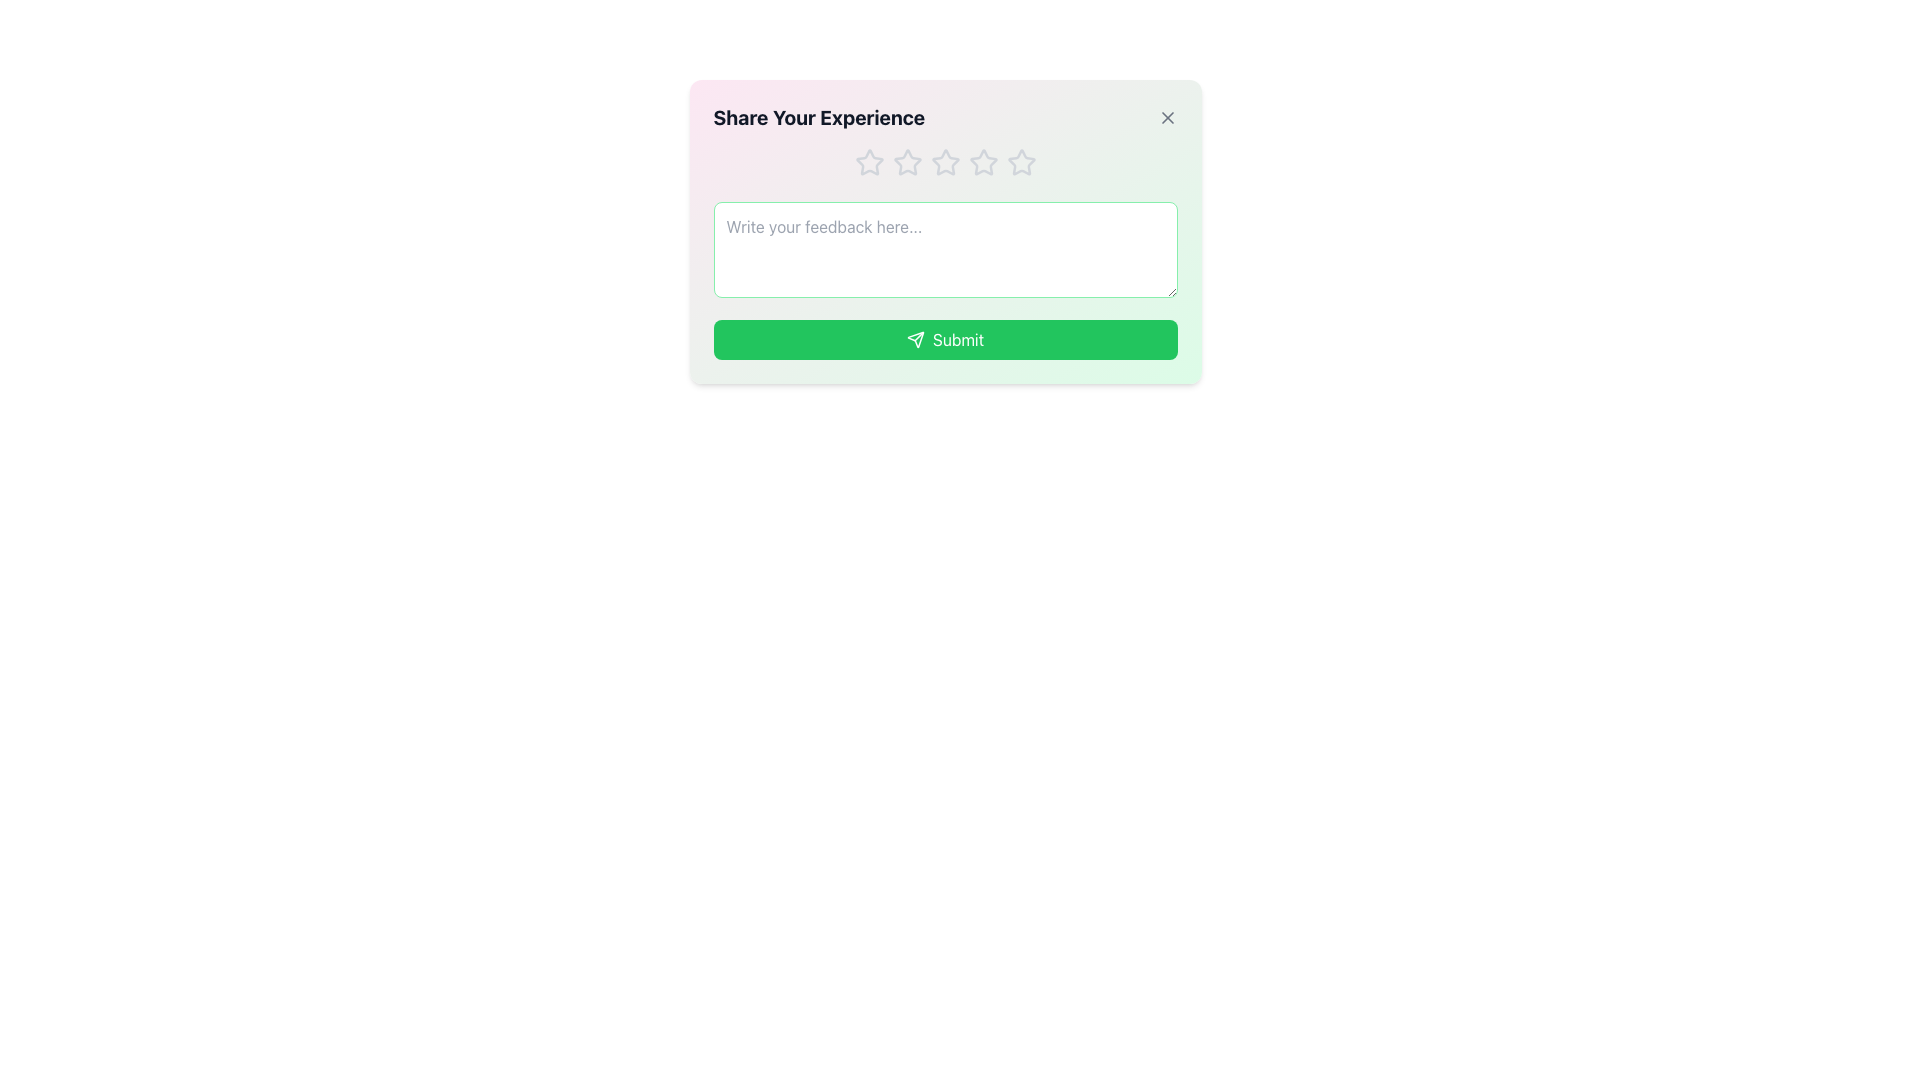  What do you see at coordinates (906, 161) in the screenshot?
I see `the second star icon in the 5-star rating system` at bounding box center [906, 161].